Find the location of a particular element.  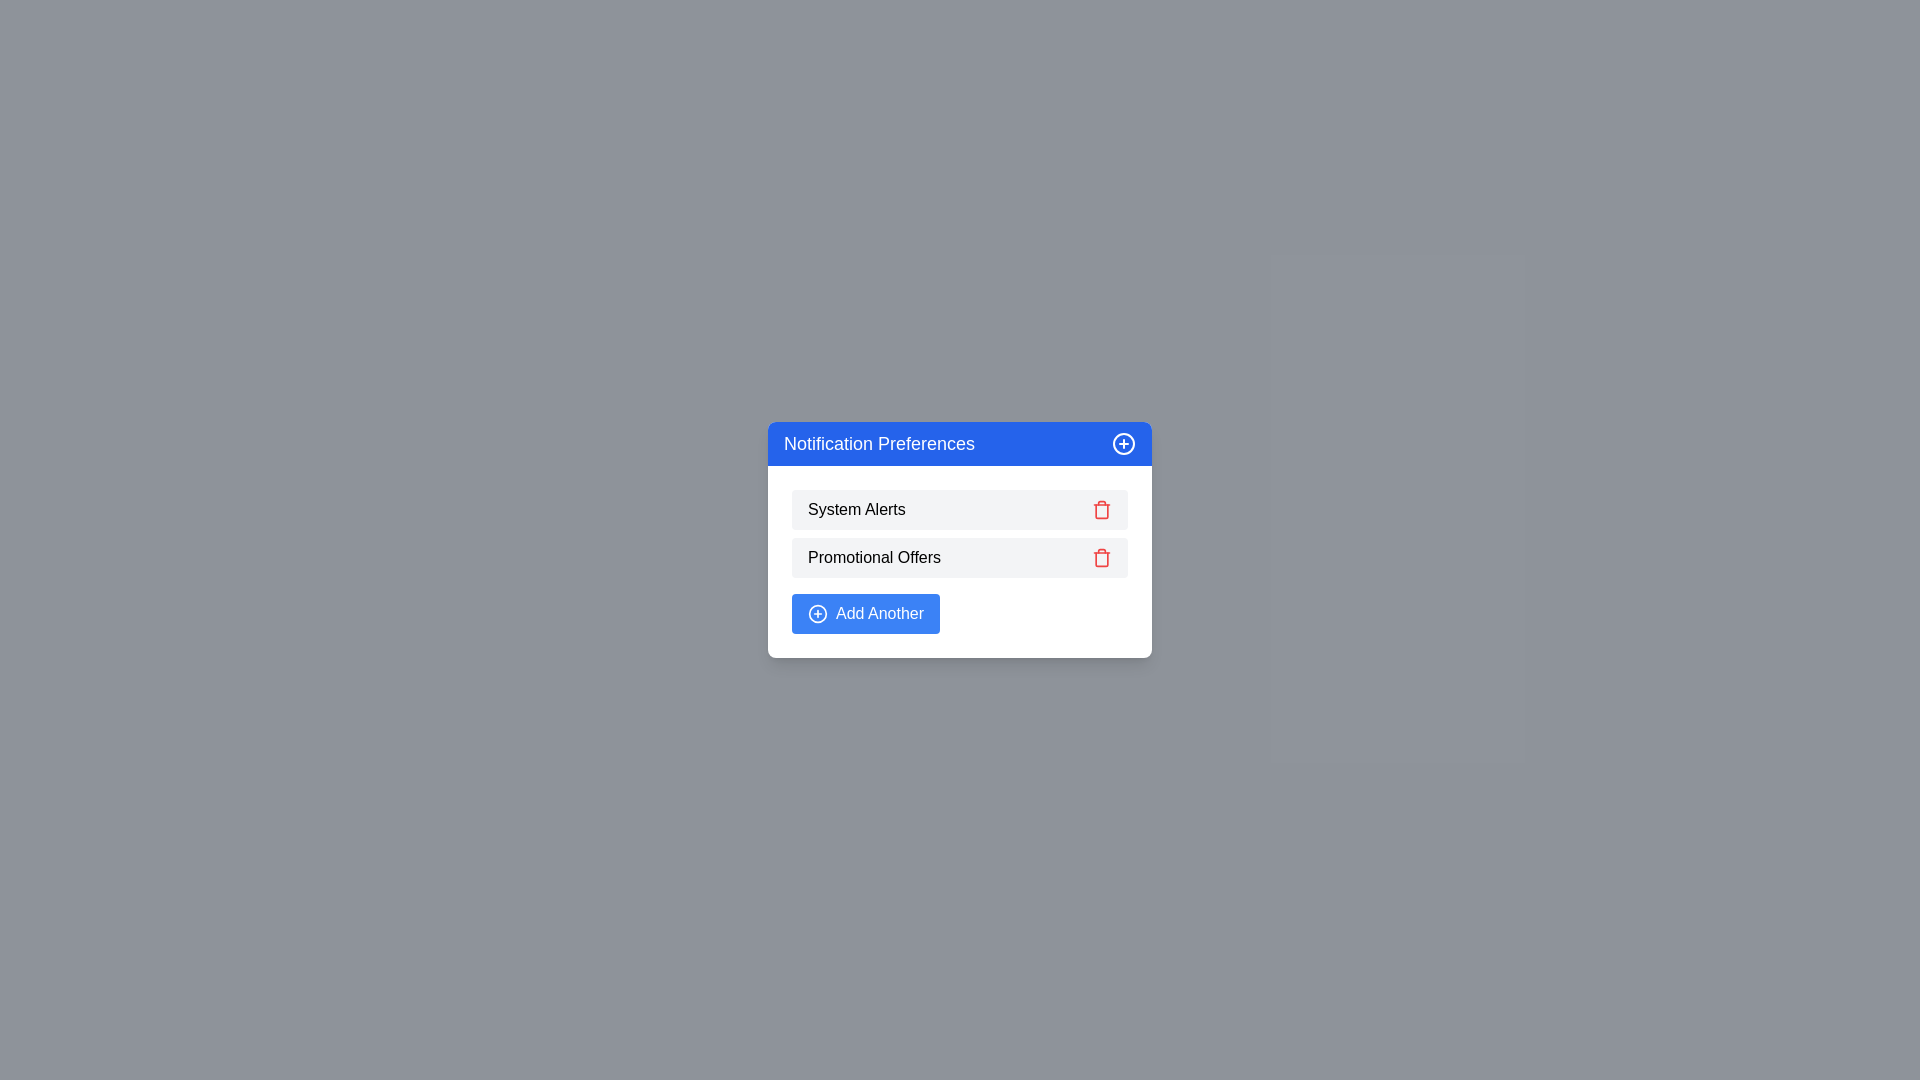

the 'System Alerts' text label, which is the first item in the notification preferences list is located at coordinates (856, 508).